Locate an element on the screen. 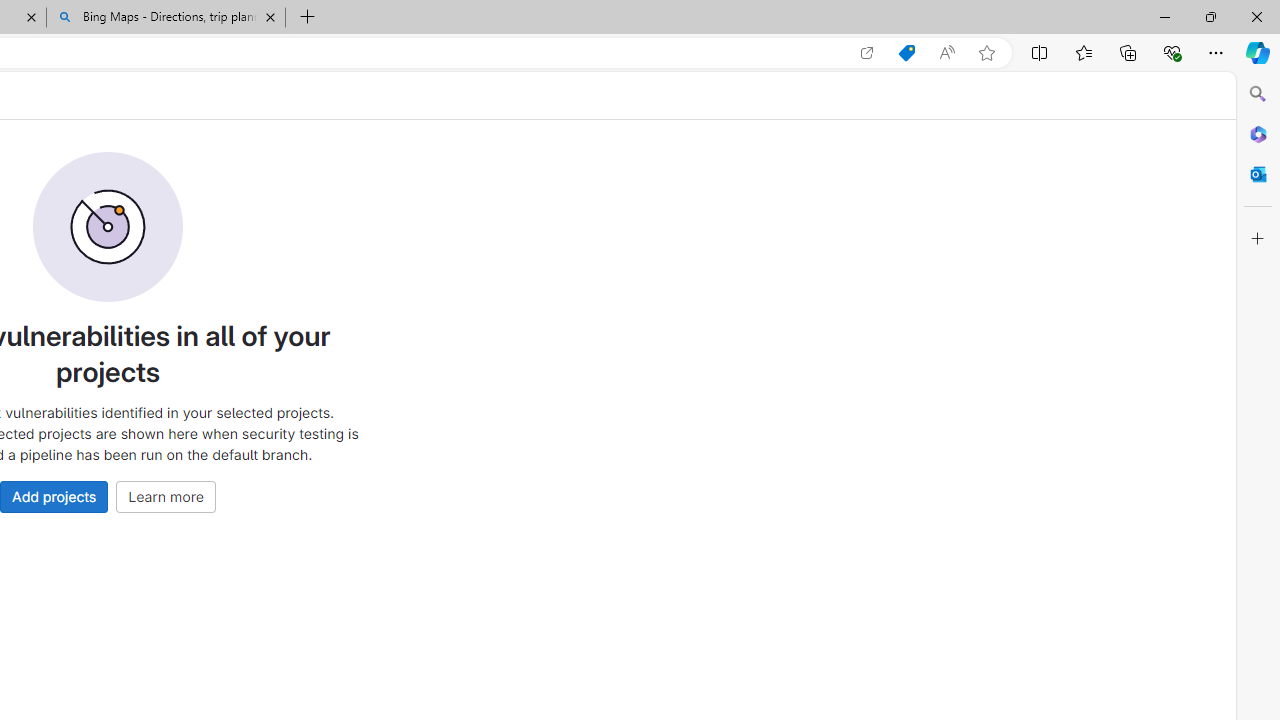 This screenshot has height=720, width=1280. 'Open in app' is located at coordinates (867, 52).